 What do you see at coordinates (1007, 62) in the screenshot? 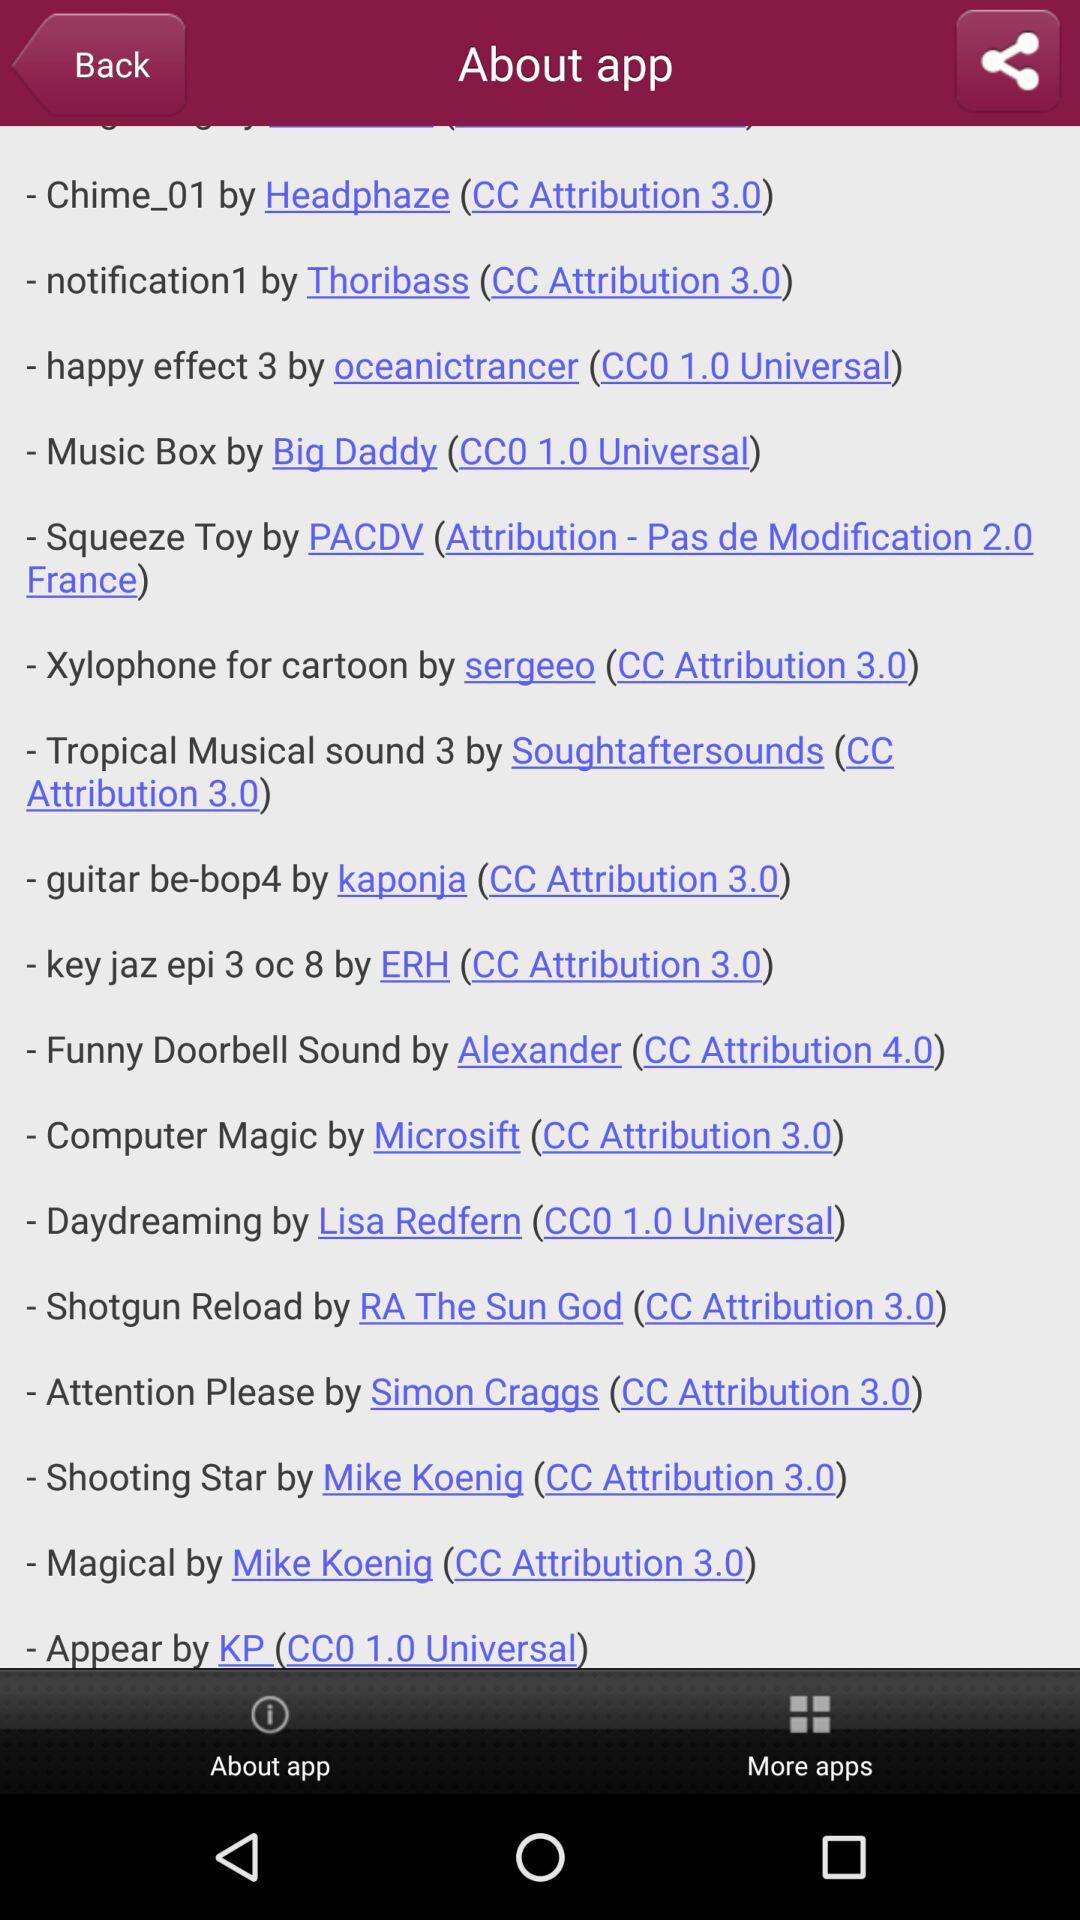
I see `share app` at bounding box center [1007, 62].